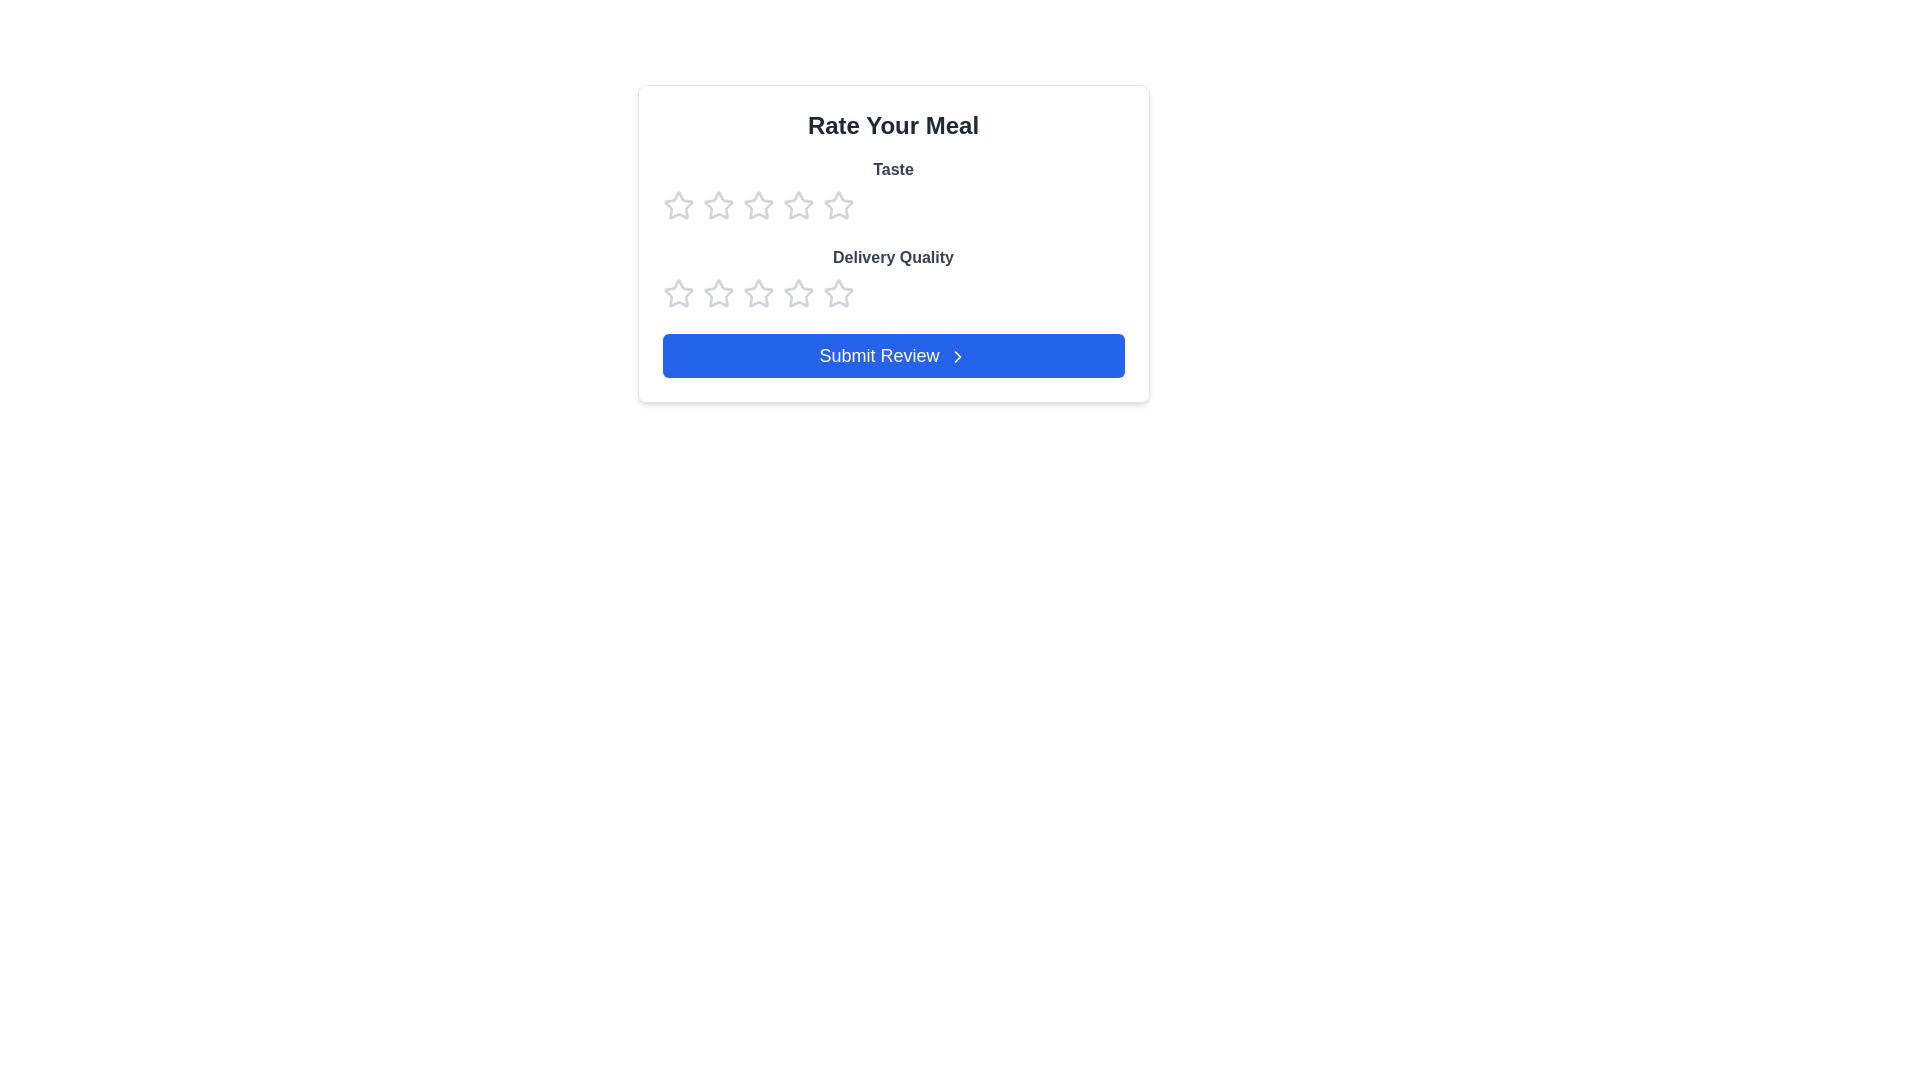  What do you see at coordinates (718, 293) in the screenshot?
I see `the second star icon in the 'Delivery Quality' category` at bounding box center [718, 293].